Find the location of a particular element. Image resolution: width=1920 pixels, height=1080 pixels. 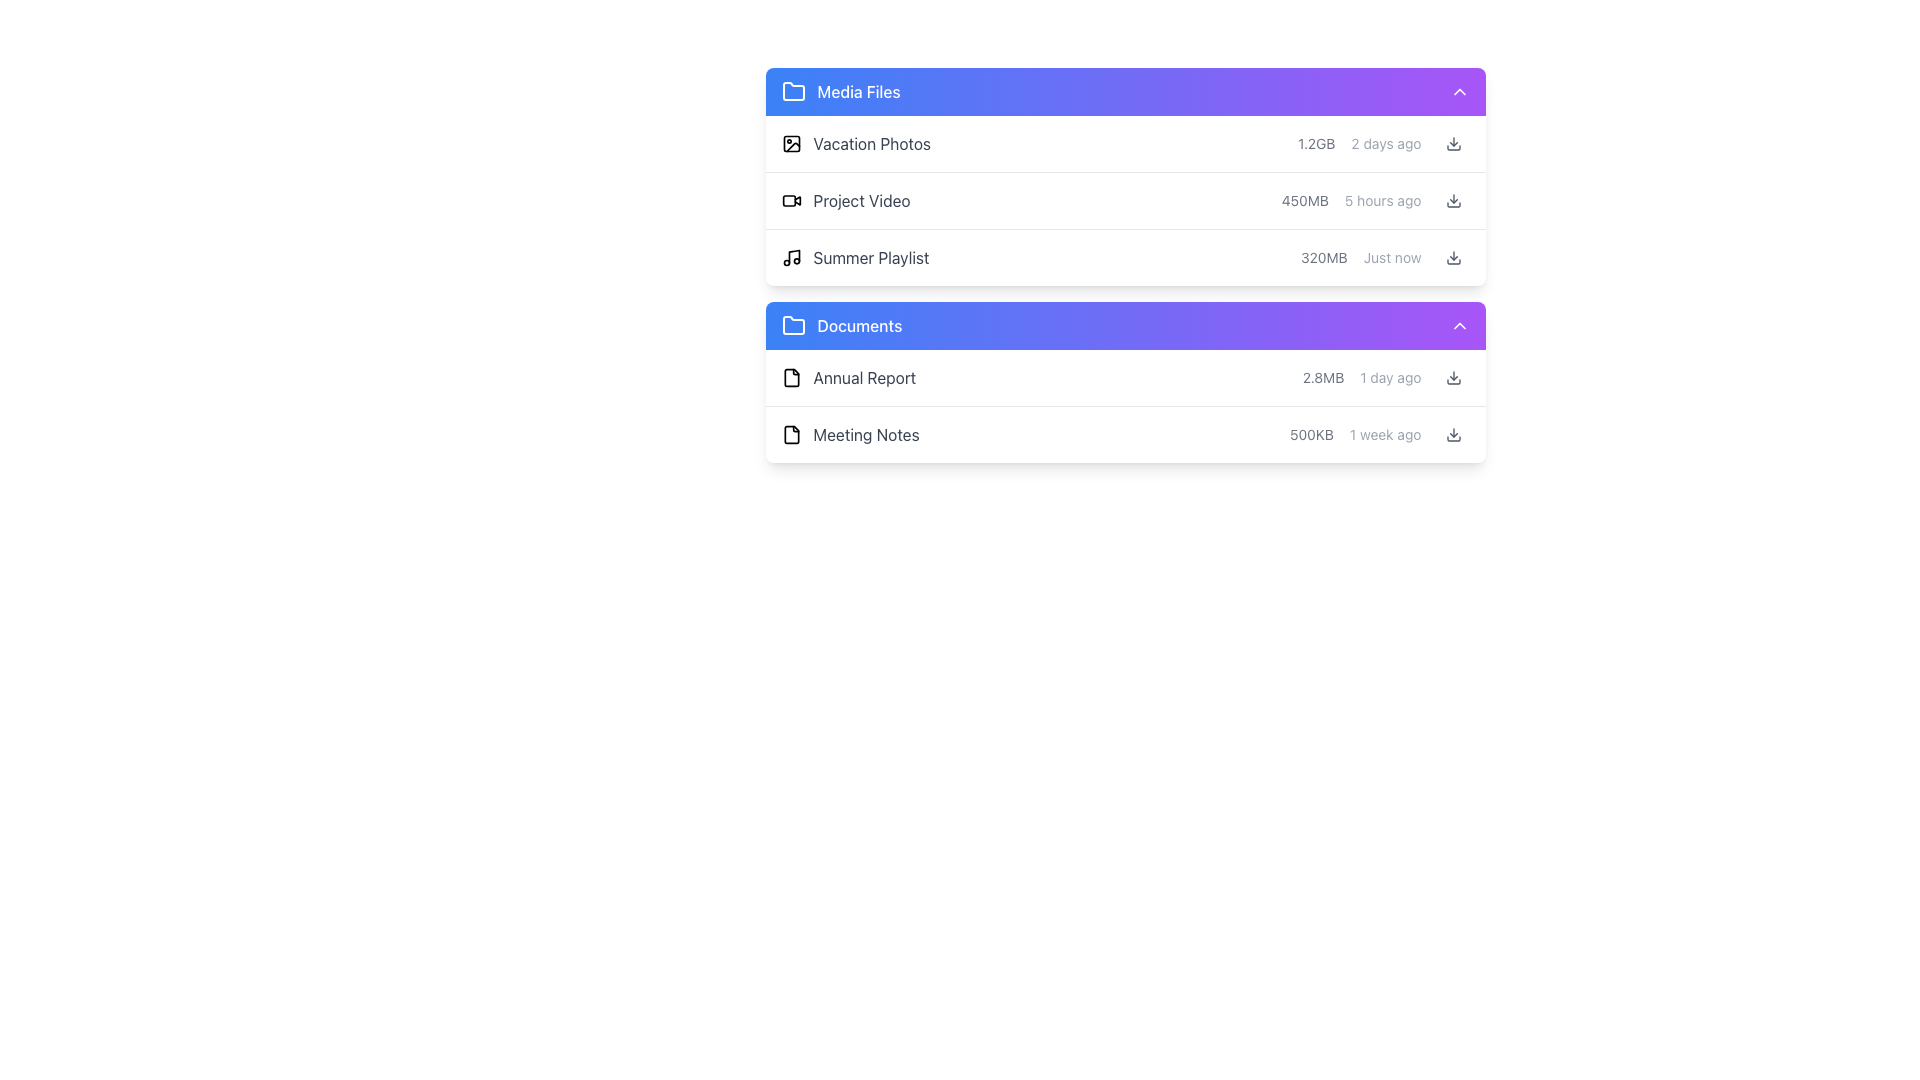

the static text label displaying '1 day ago' in light gray font is located at coordinates (1389, 378).